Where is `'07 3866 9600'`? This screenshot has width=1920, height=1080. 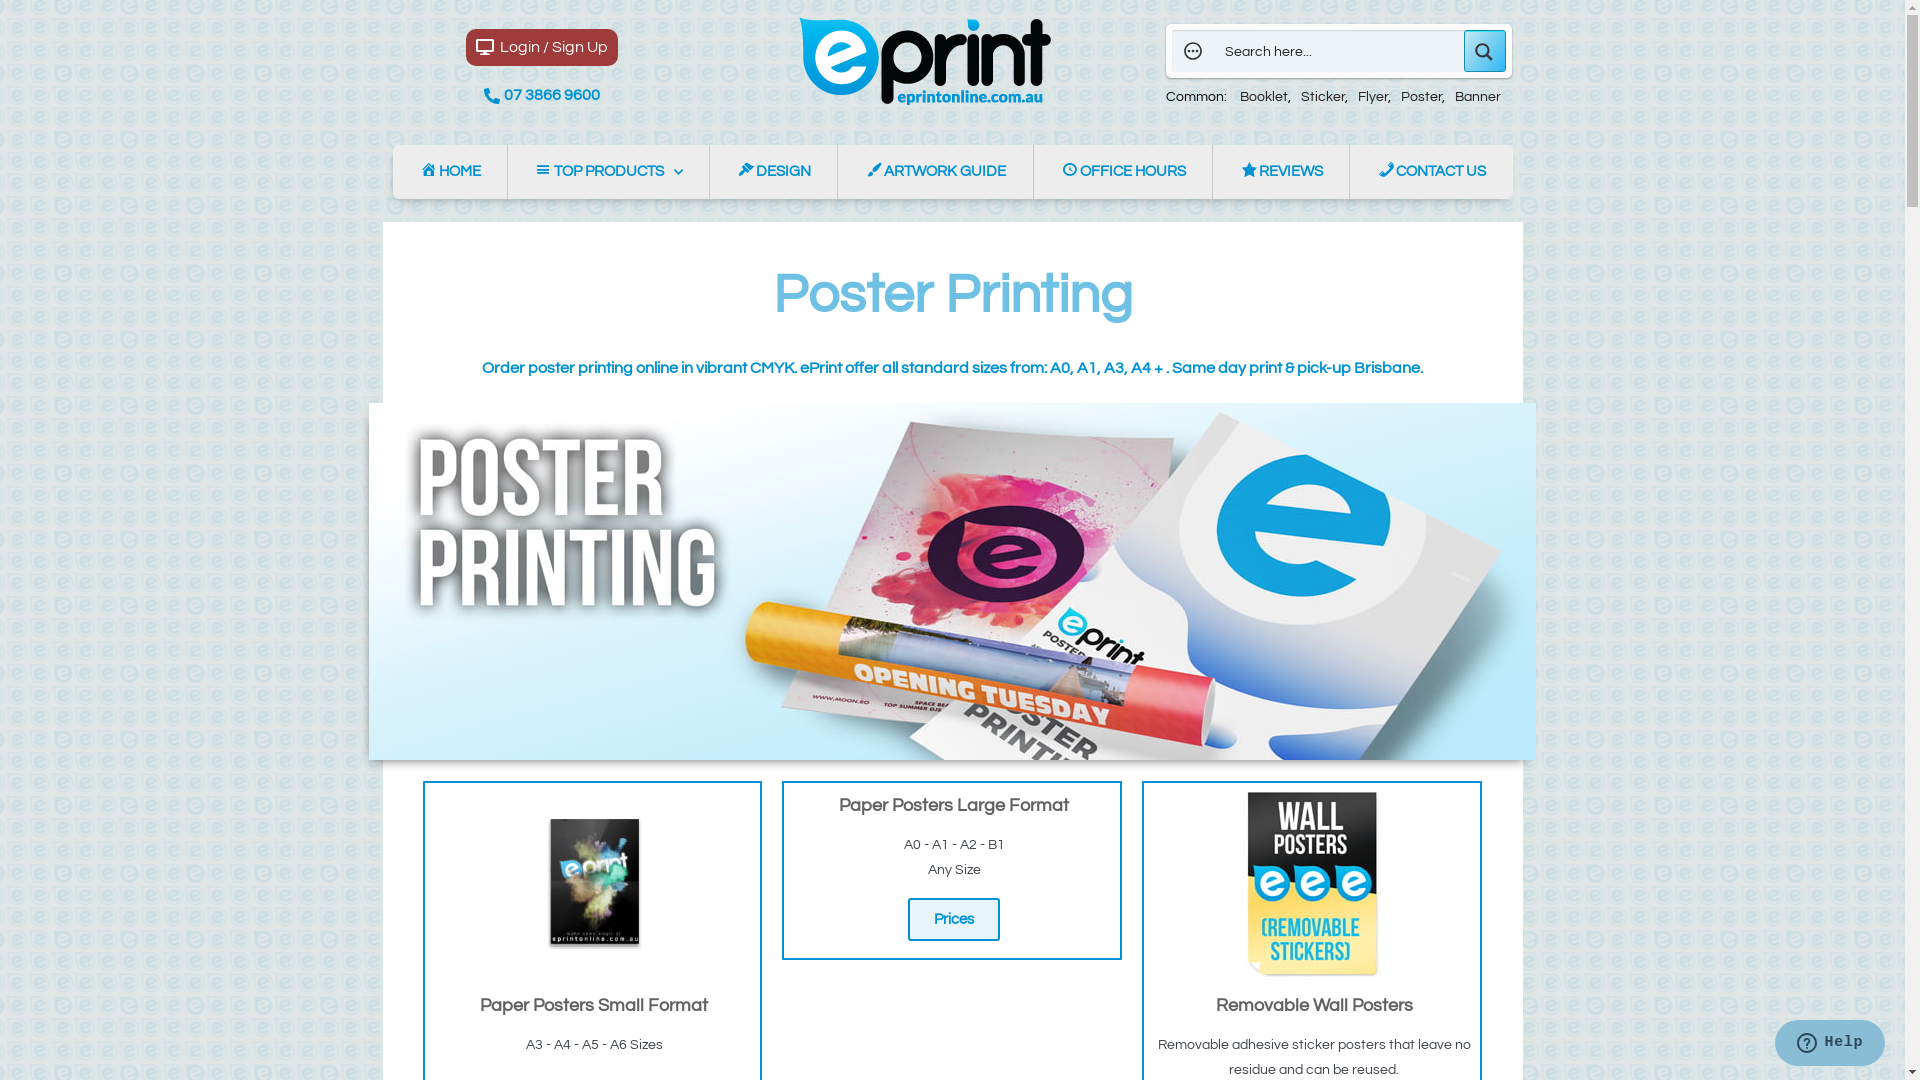
'07 3866 9600' is located at coordinates (542, 96).